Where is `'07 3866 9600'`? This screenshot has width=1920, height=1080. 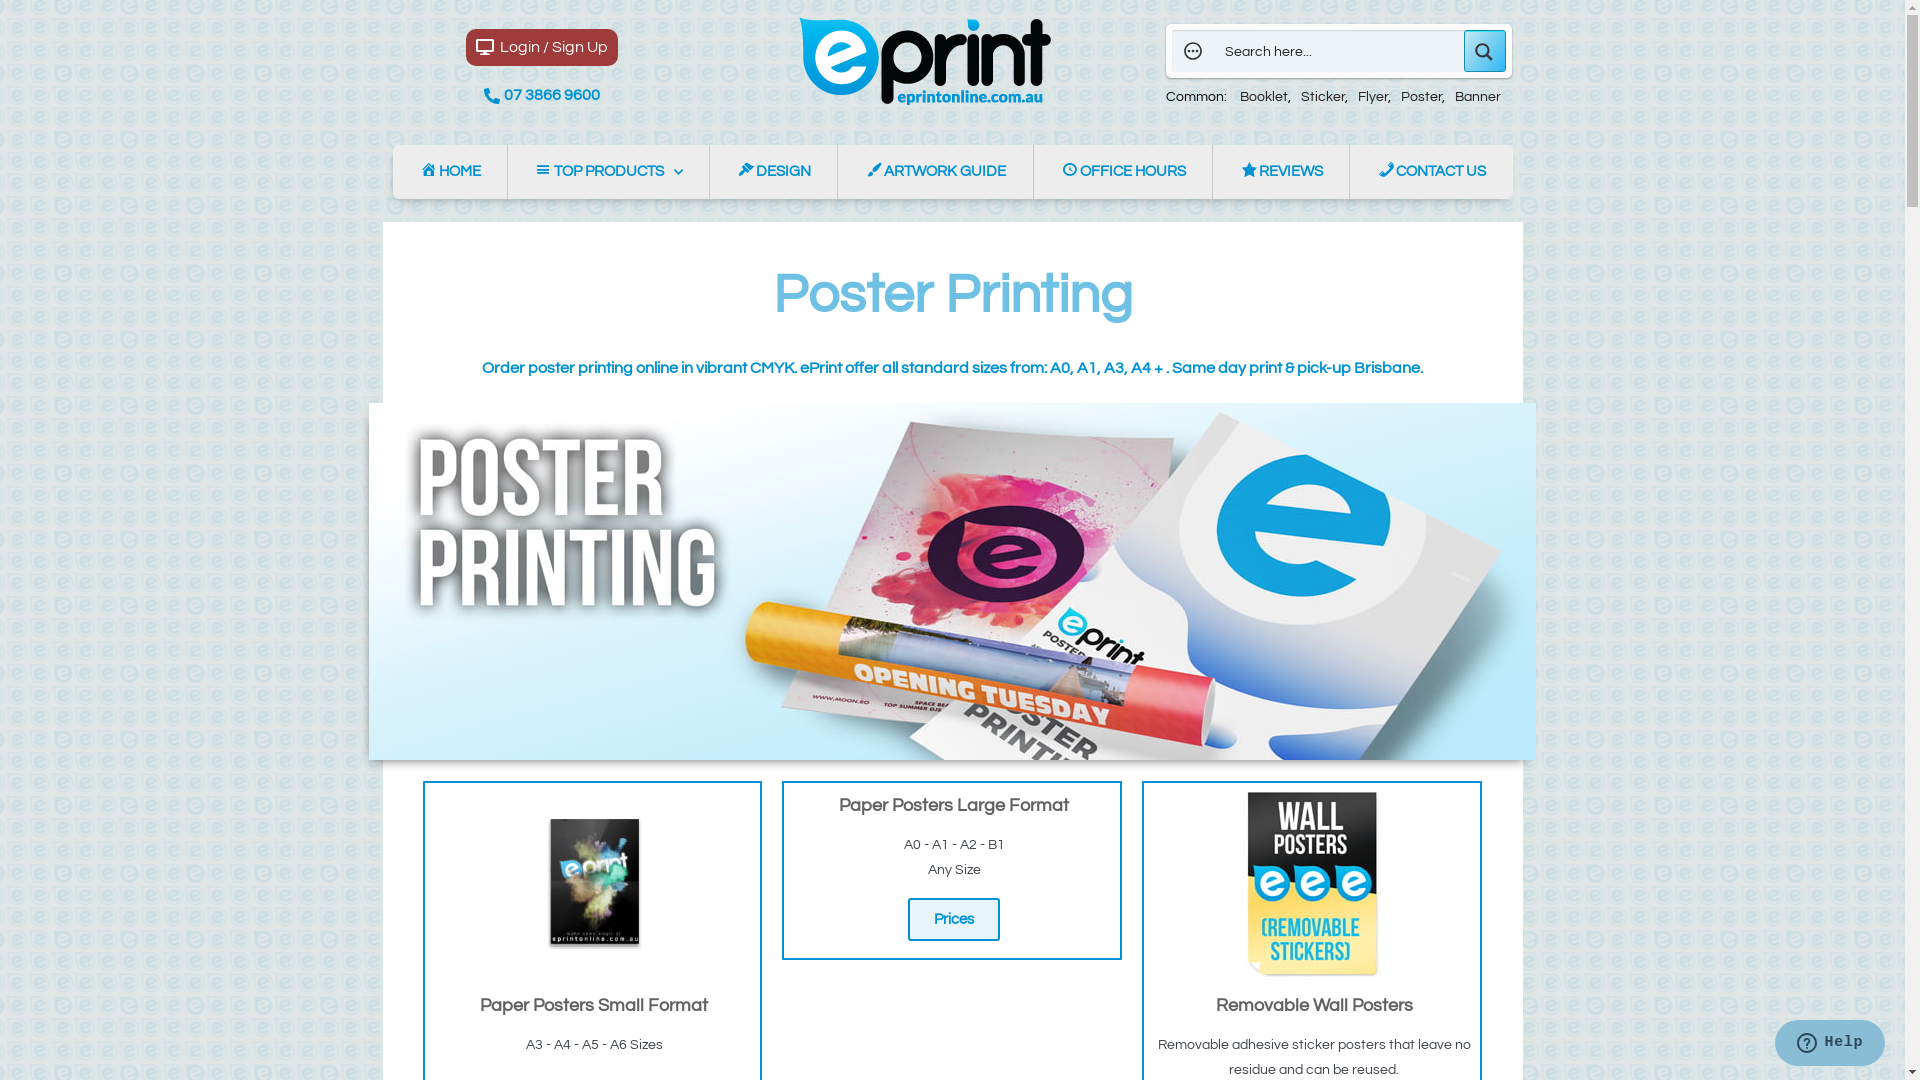
'07 3866 9600' is located at coordinates (542, 96).